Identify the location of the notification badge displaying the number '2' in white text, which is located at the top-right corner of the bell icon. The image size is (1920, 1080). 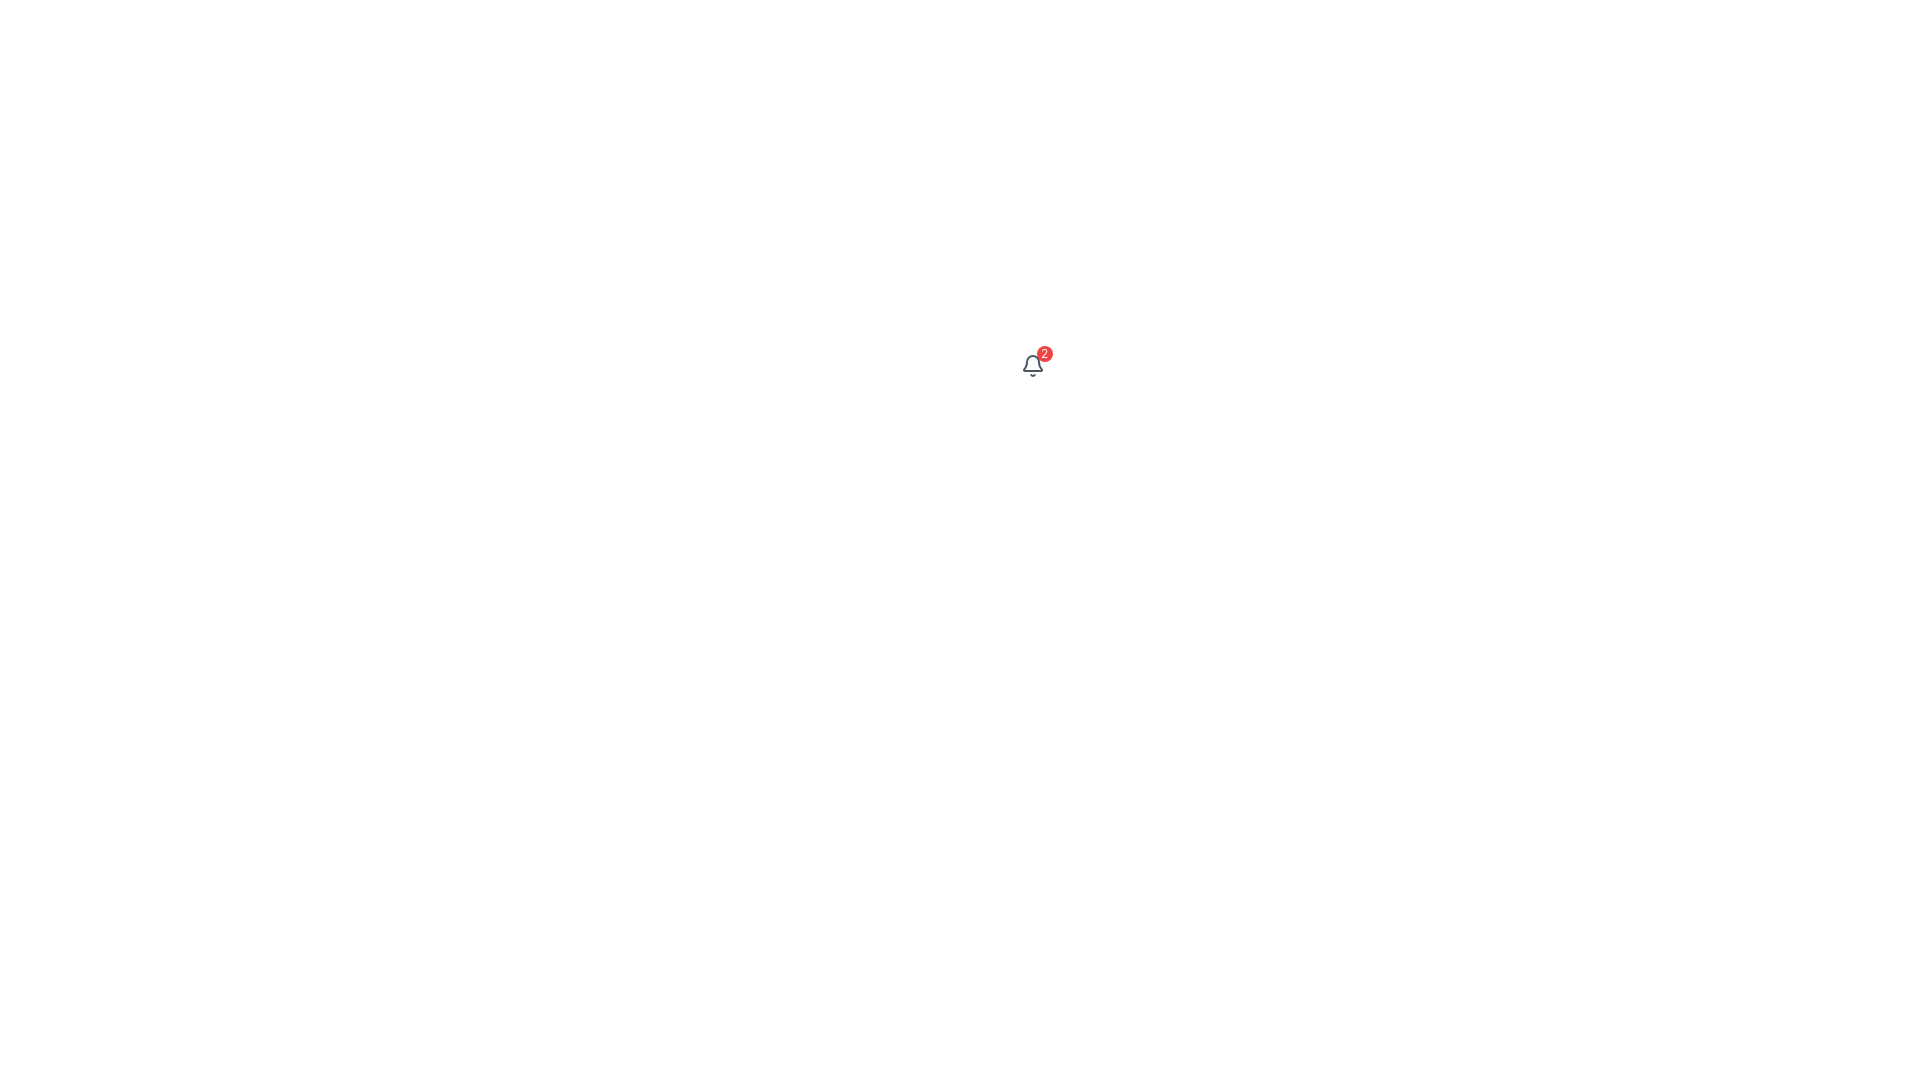
(1032, 366).